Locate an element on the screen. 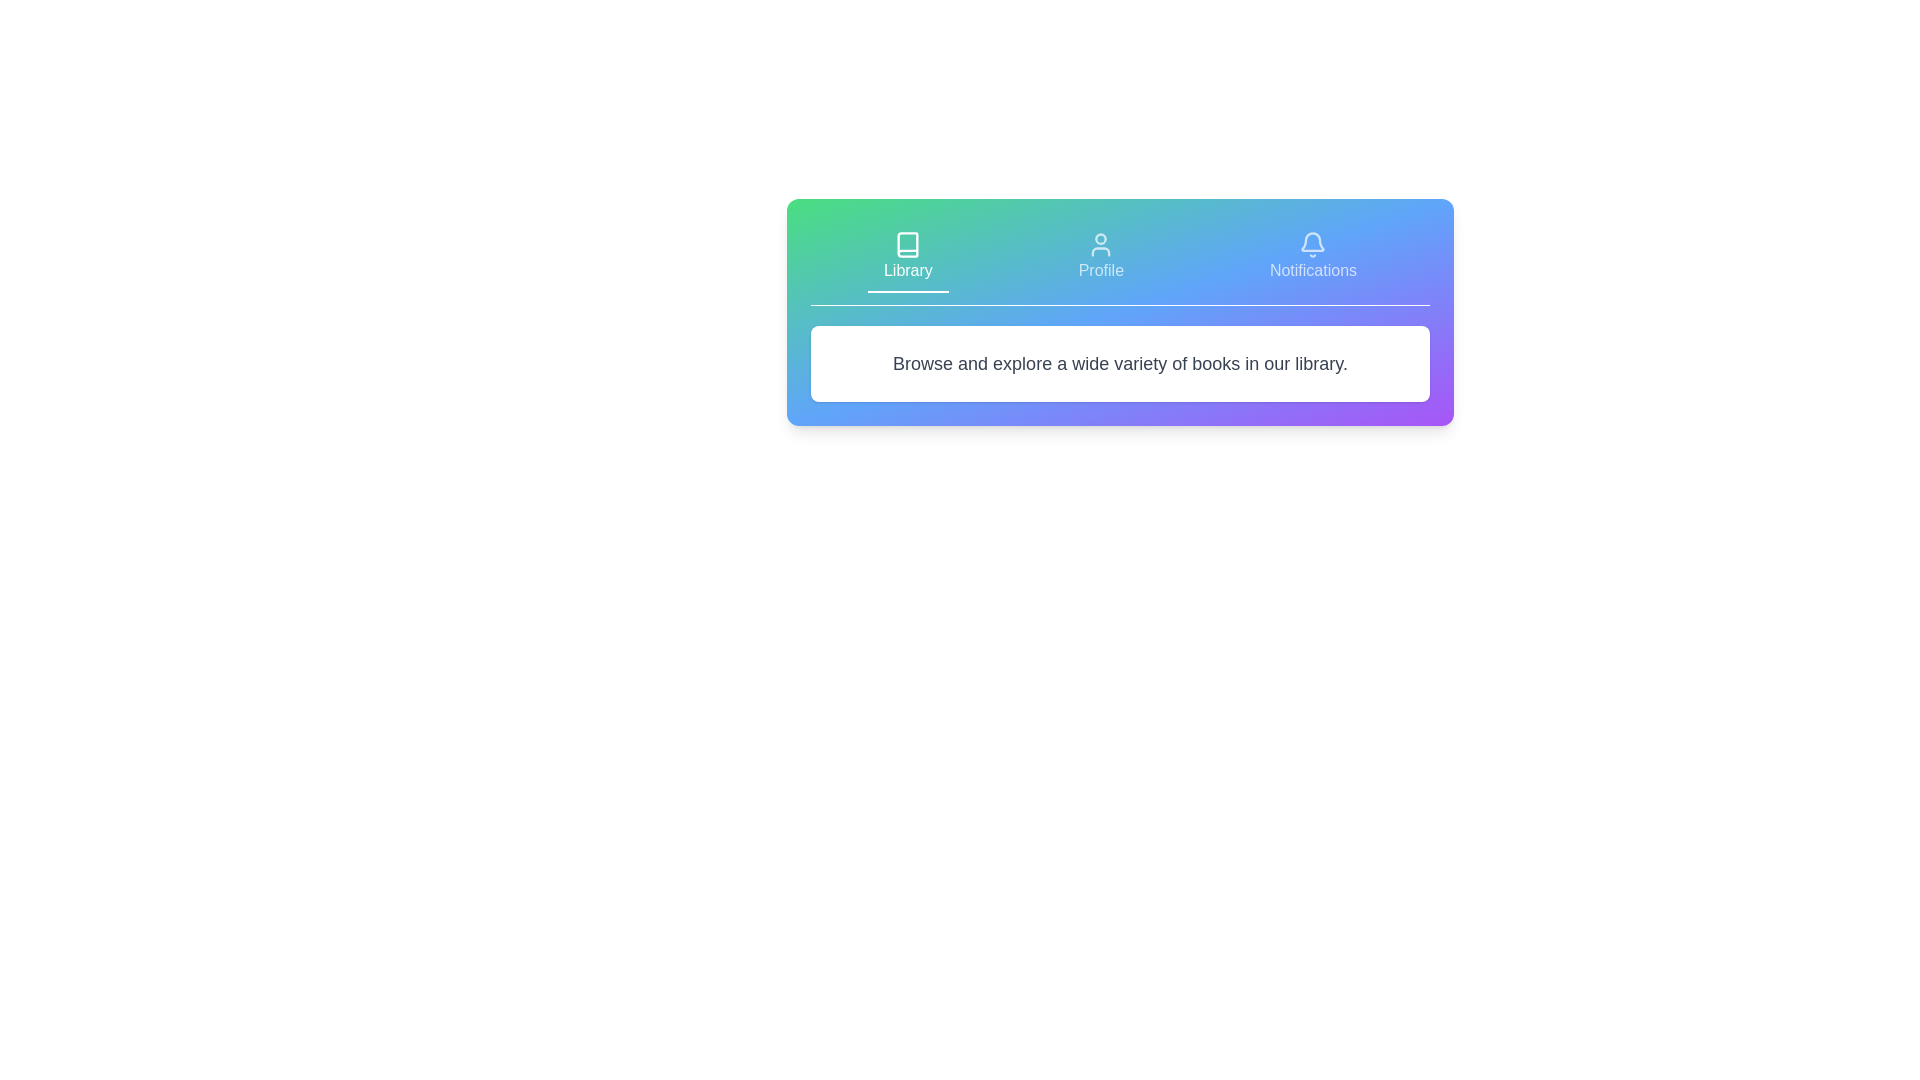 The height and width of the screenshot is (1080, 1920). the Profile tab is located at coordinates (1100, 257).